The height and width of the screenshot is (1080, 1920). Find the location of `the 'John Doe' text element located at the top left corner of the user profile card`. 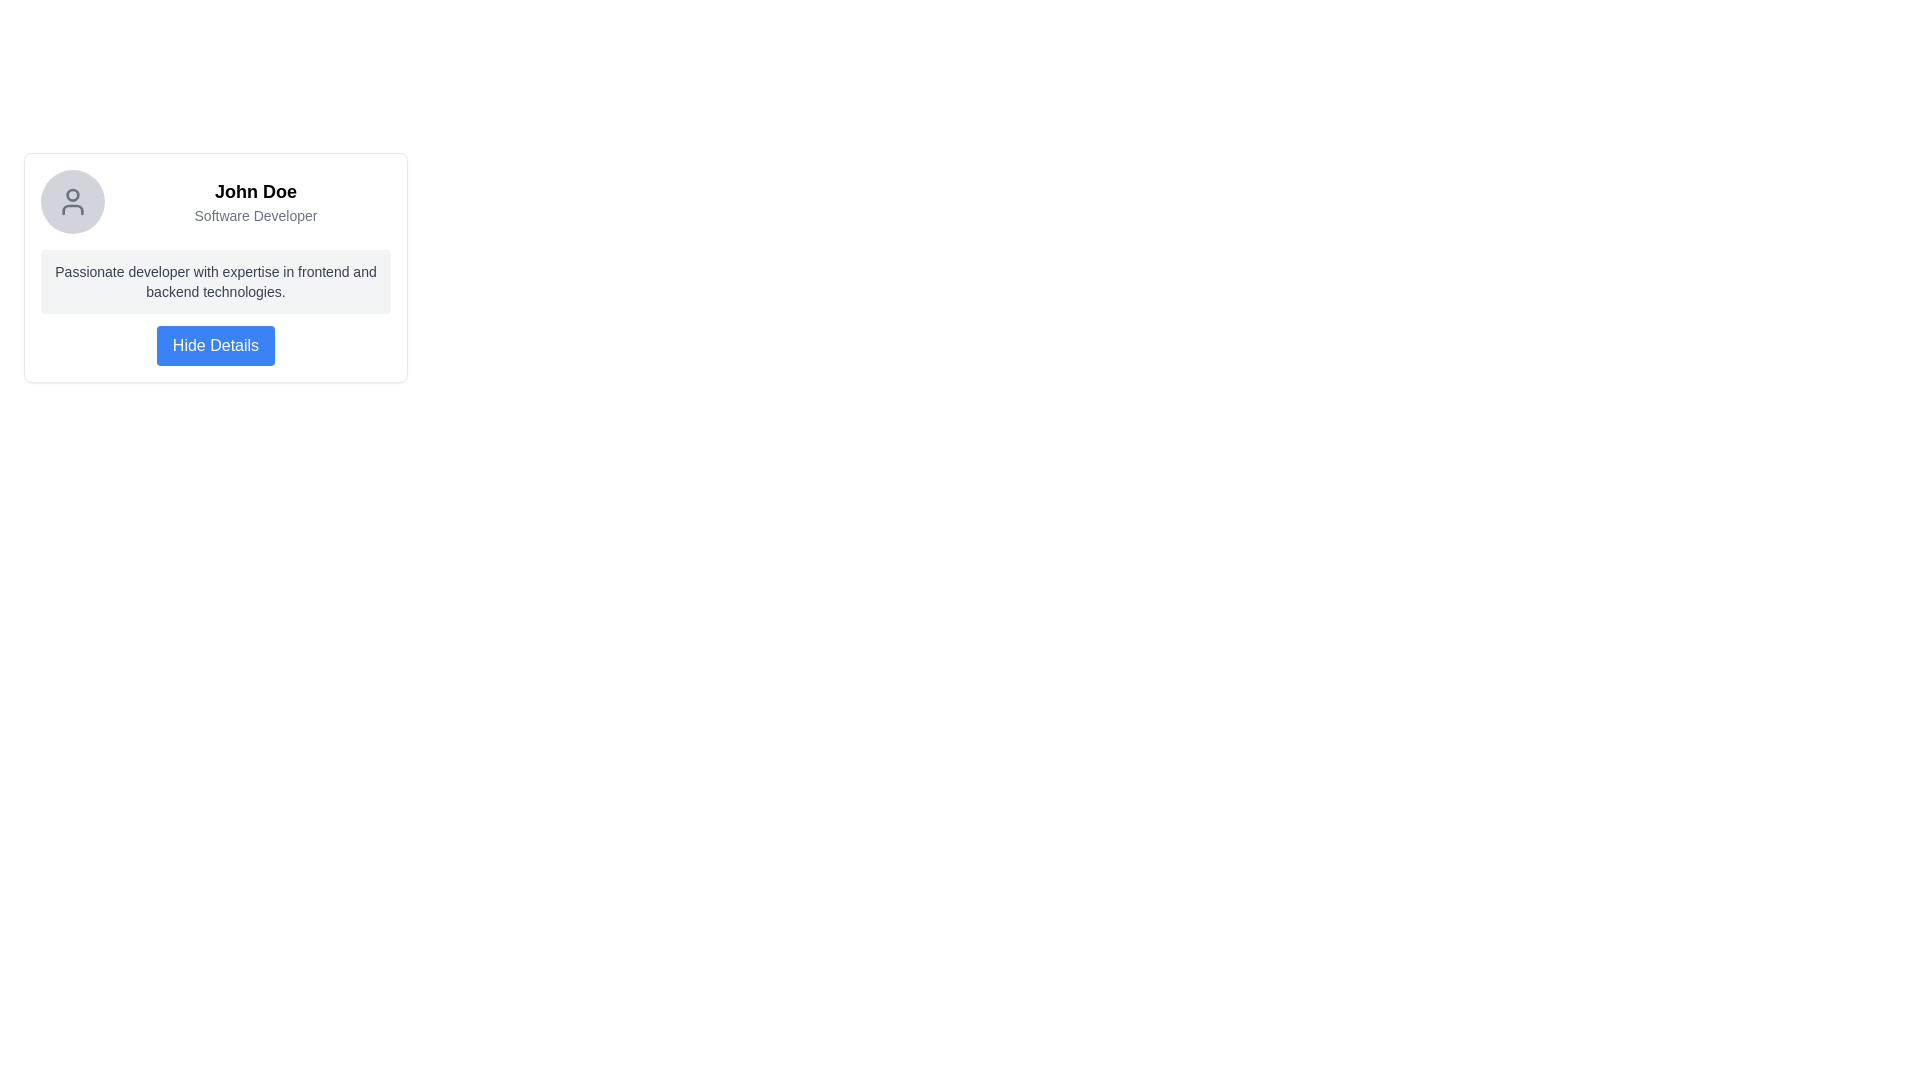

the 'John Doe' text element located at the top left corner of the user profile card is located at coordinates (216, 201).